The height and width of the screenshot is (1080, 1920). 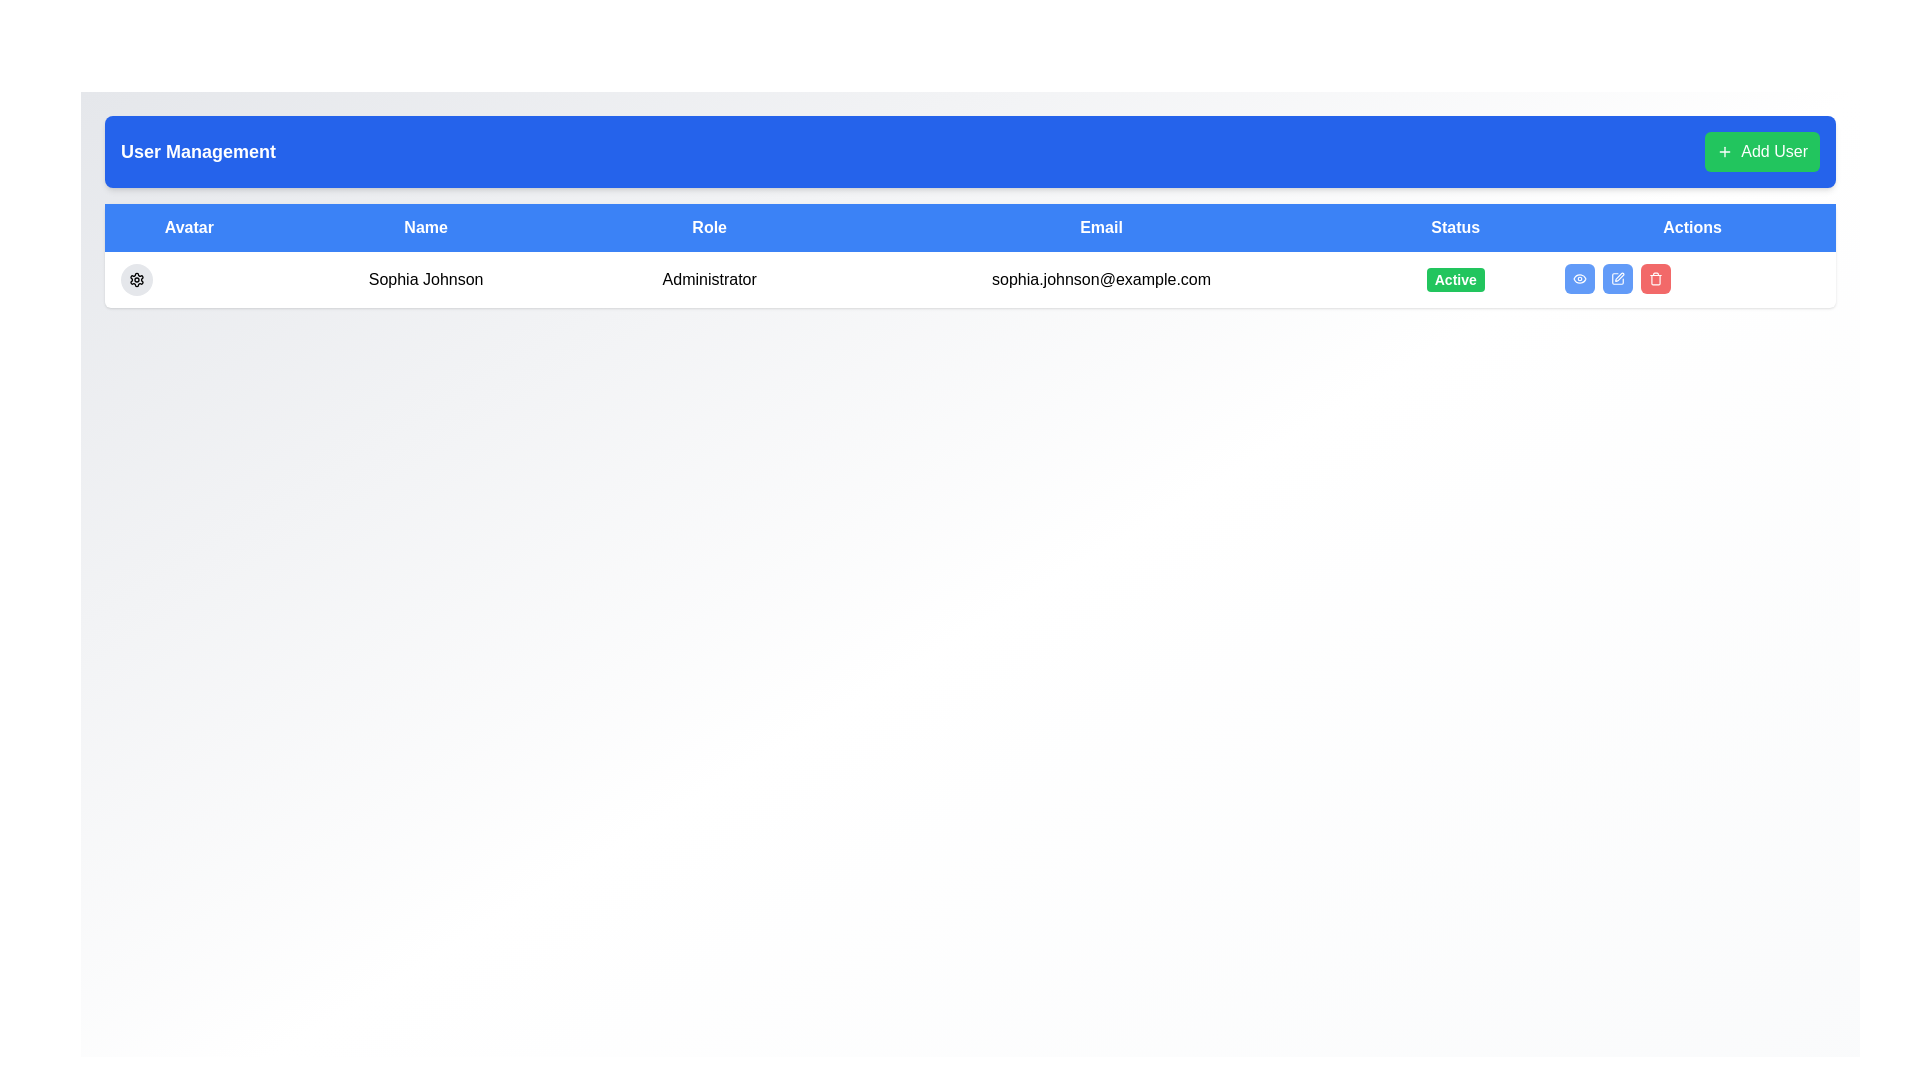 What do you see at coordinates (425, 280) in the screenshot?
I see `the Text Label that displays the user's name, located in the first data row under the 'Name' column of the user details table` at bounding box center [425, 280].